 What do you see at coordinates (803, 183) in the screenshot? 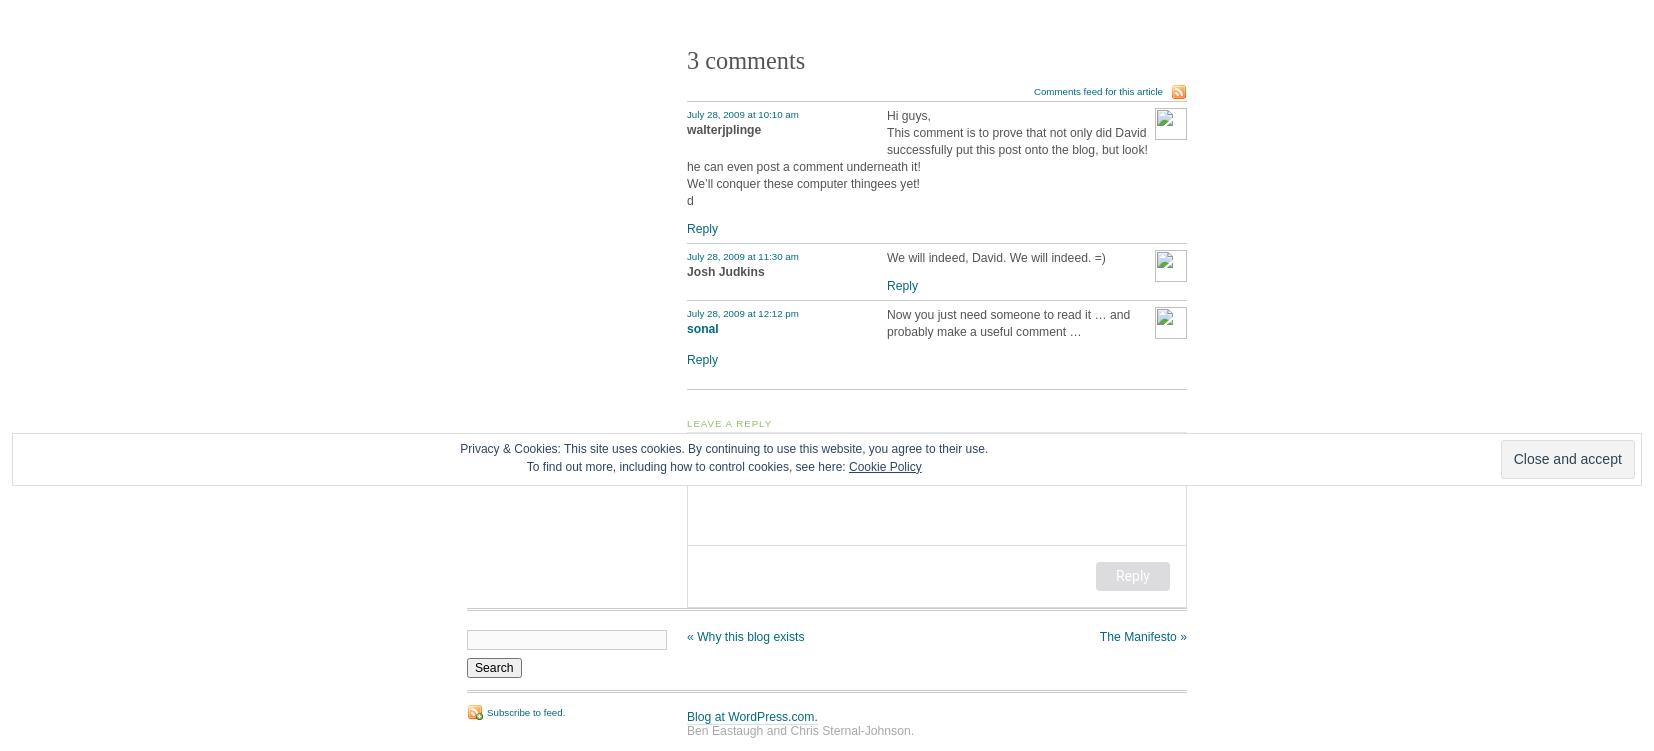
I see `'We’ll conquer these computer thingees yet!'` at bounding box center [803, 183].